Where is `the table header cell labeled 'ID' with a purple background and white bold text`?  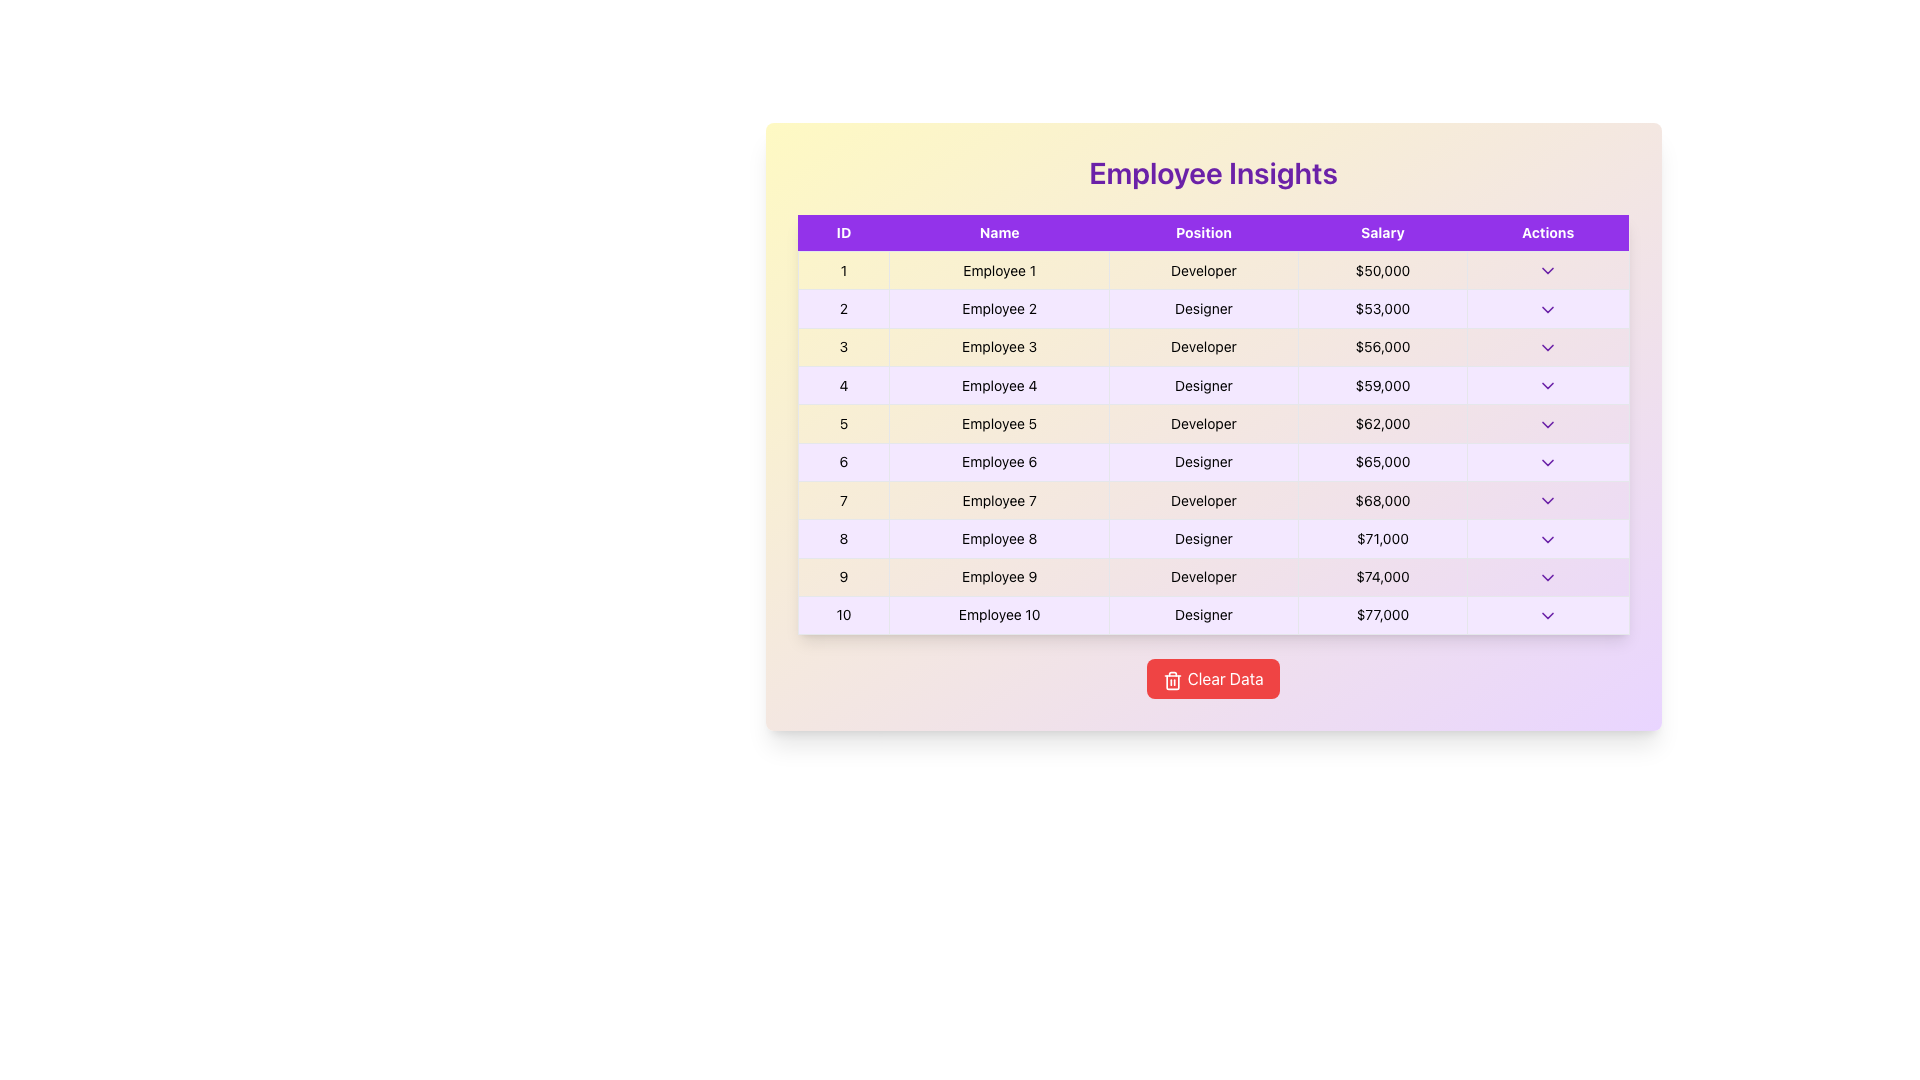
the table header cell labeled 'ID' with a purple background and white bold text is located at coordinates (844, 232).